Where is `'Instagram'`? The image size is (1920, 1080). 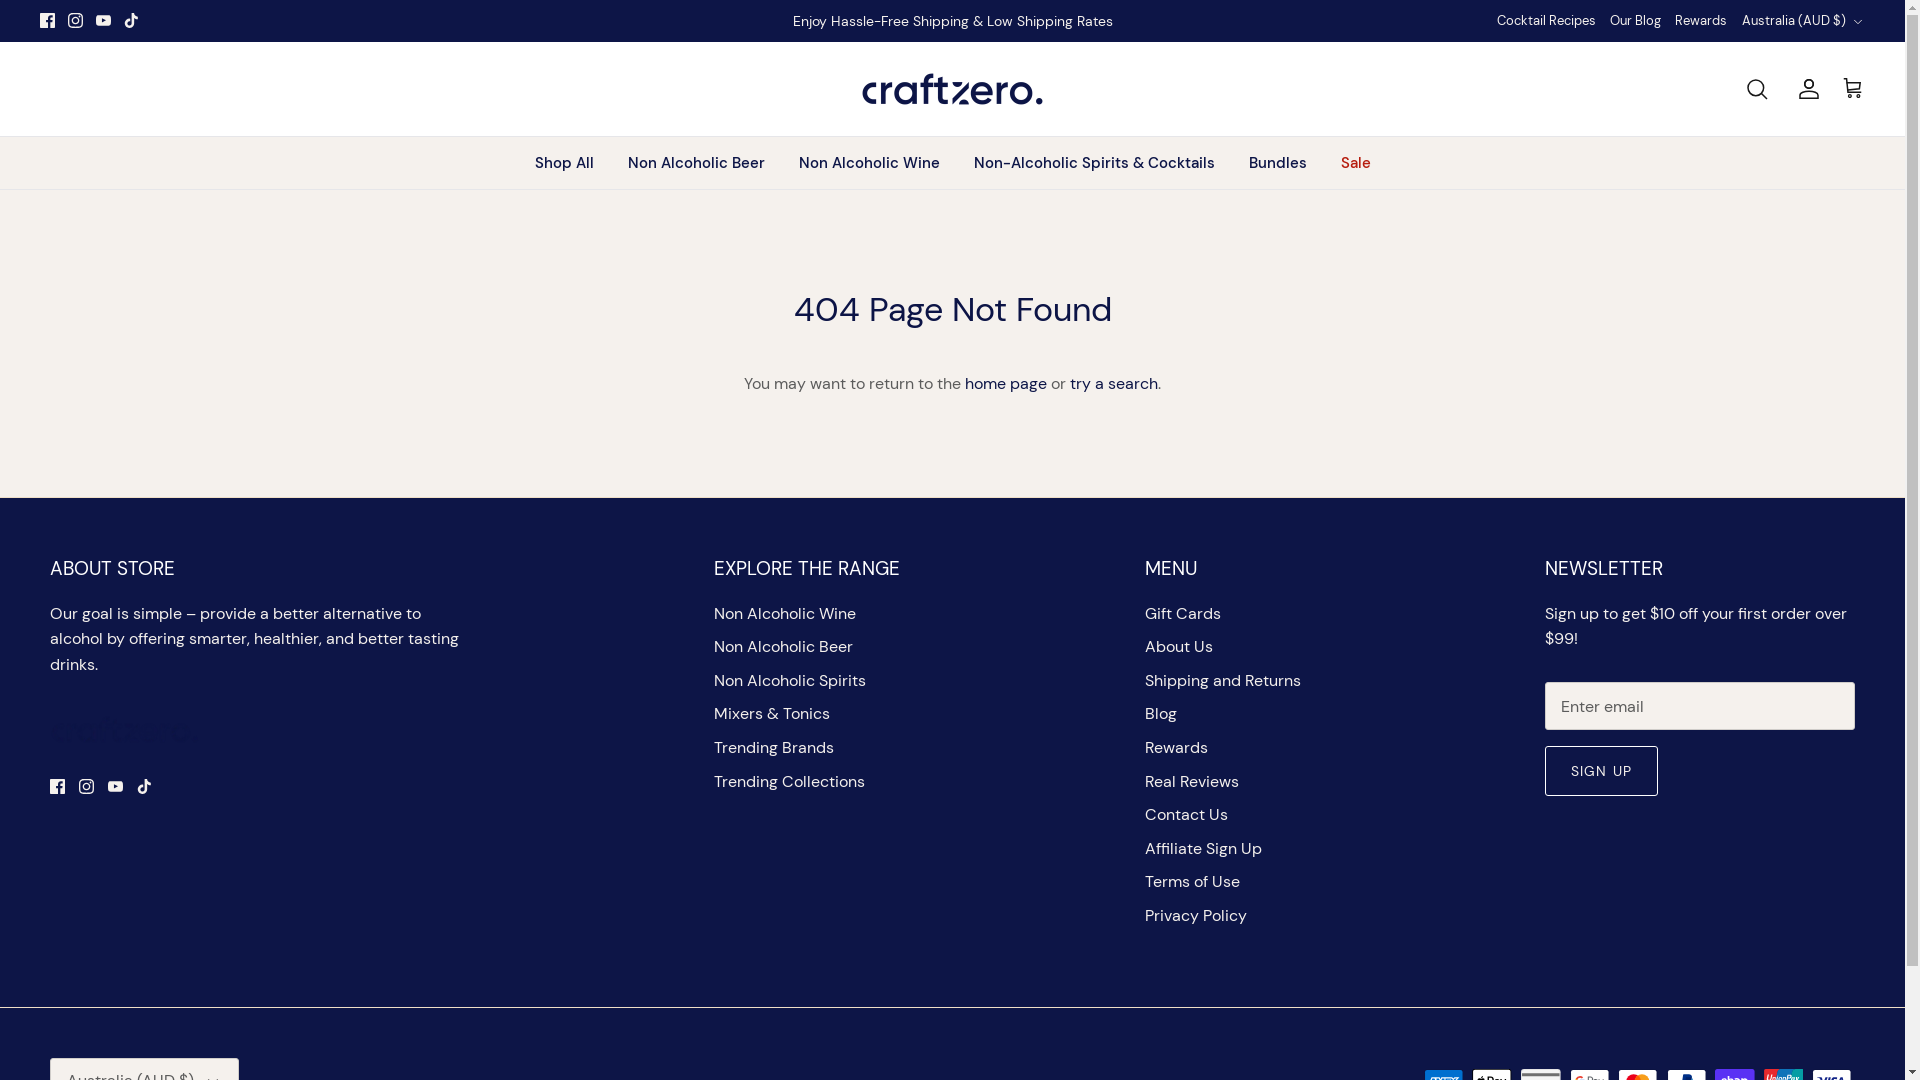
'Instagram' is located at coordinates (85, 785).